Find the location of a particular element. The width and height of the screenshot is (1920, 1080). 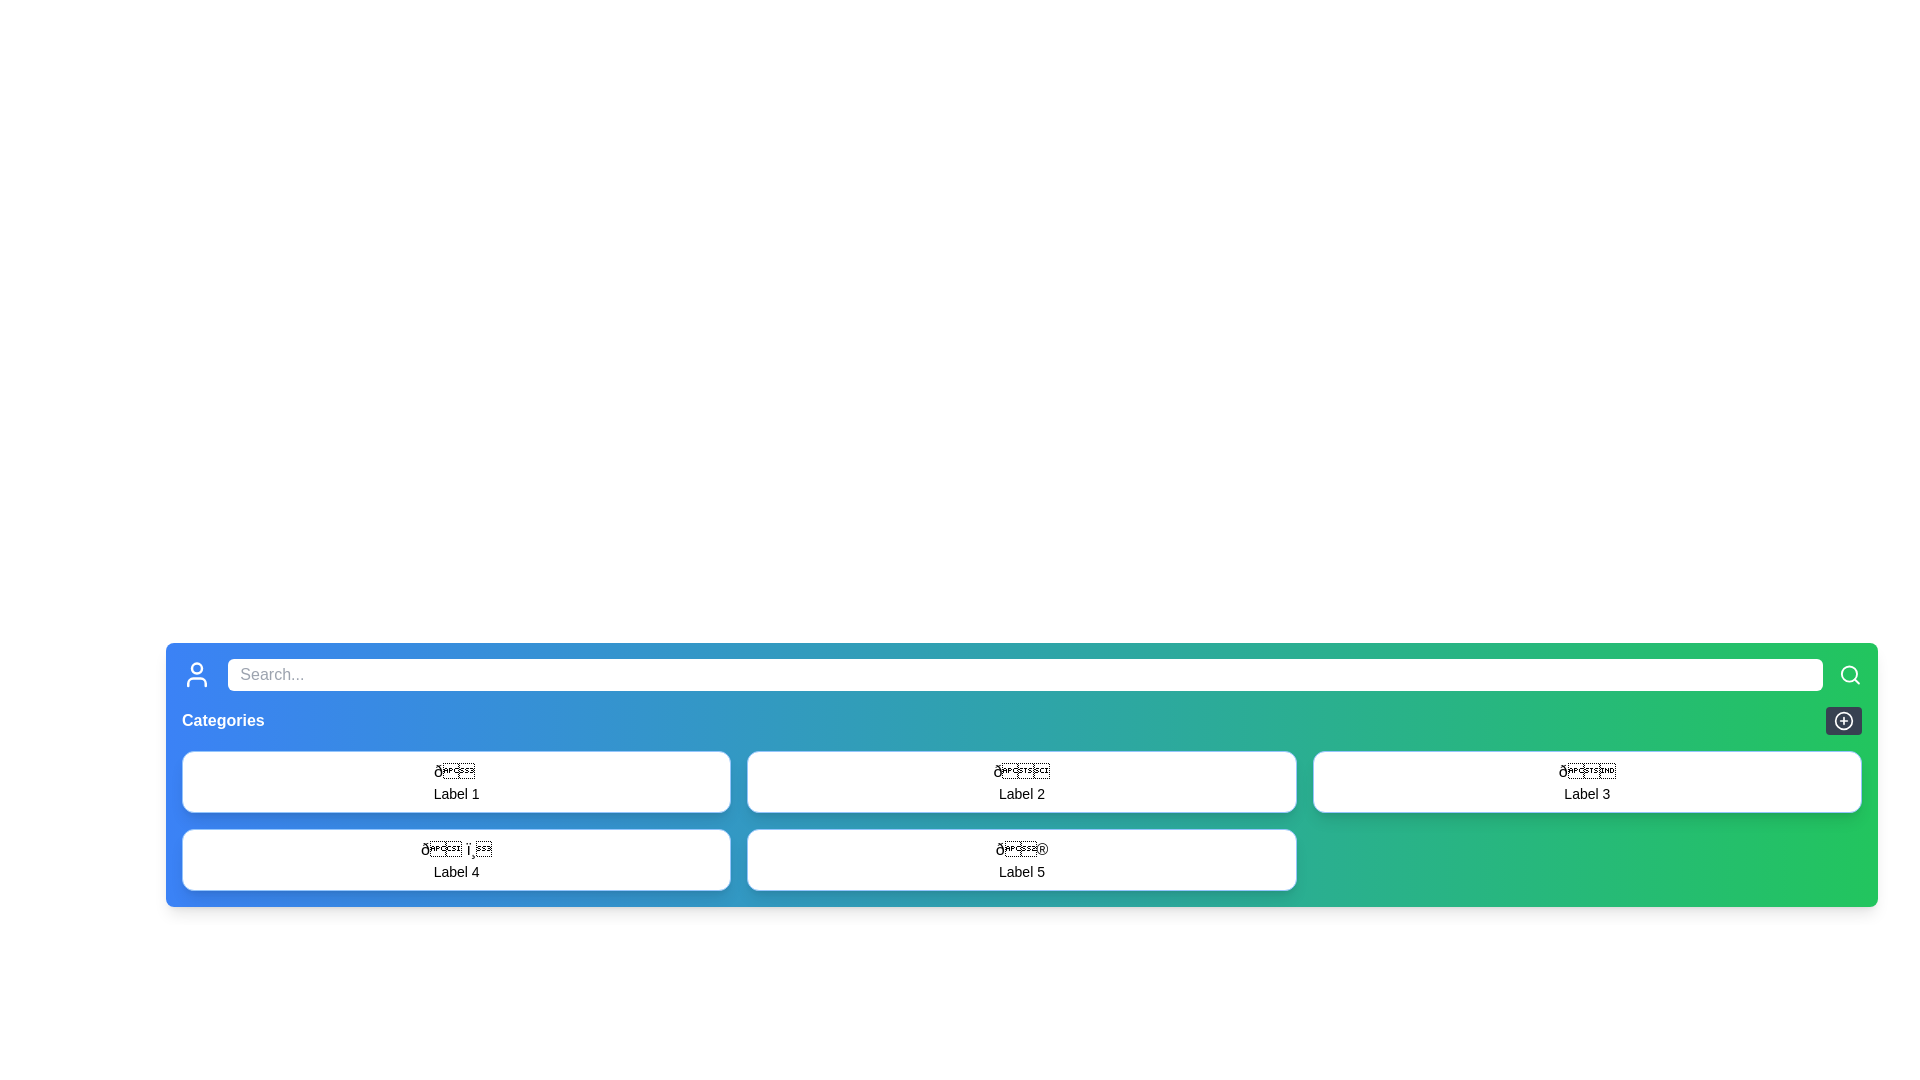

the button located in the top-right corner of the 'Categories' section is located at coordinates (1842, 721).